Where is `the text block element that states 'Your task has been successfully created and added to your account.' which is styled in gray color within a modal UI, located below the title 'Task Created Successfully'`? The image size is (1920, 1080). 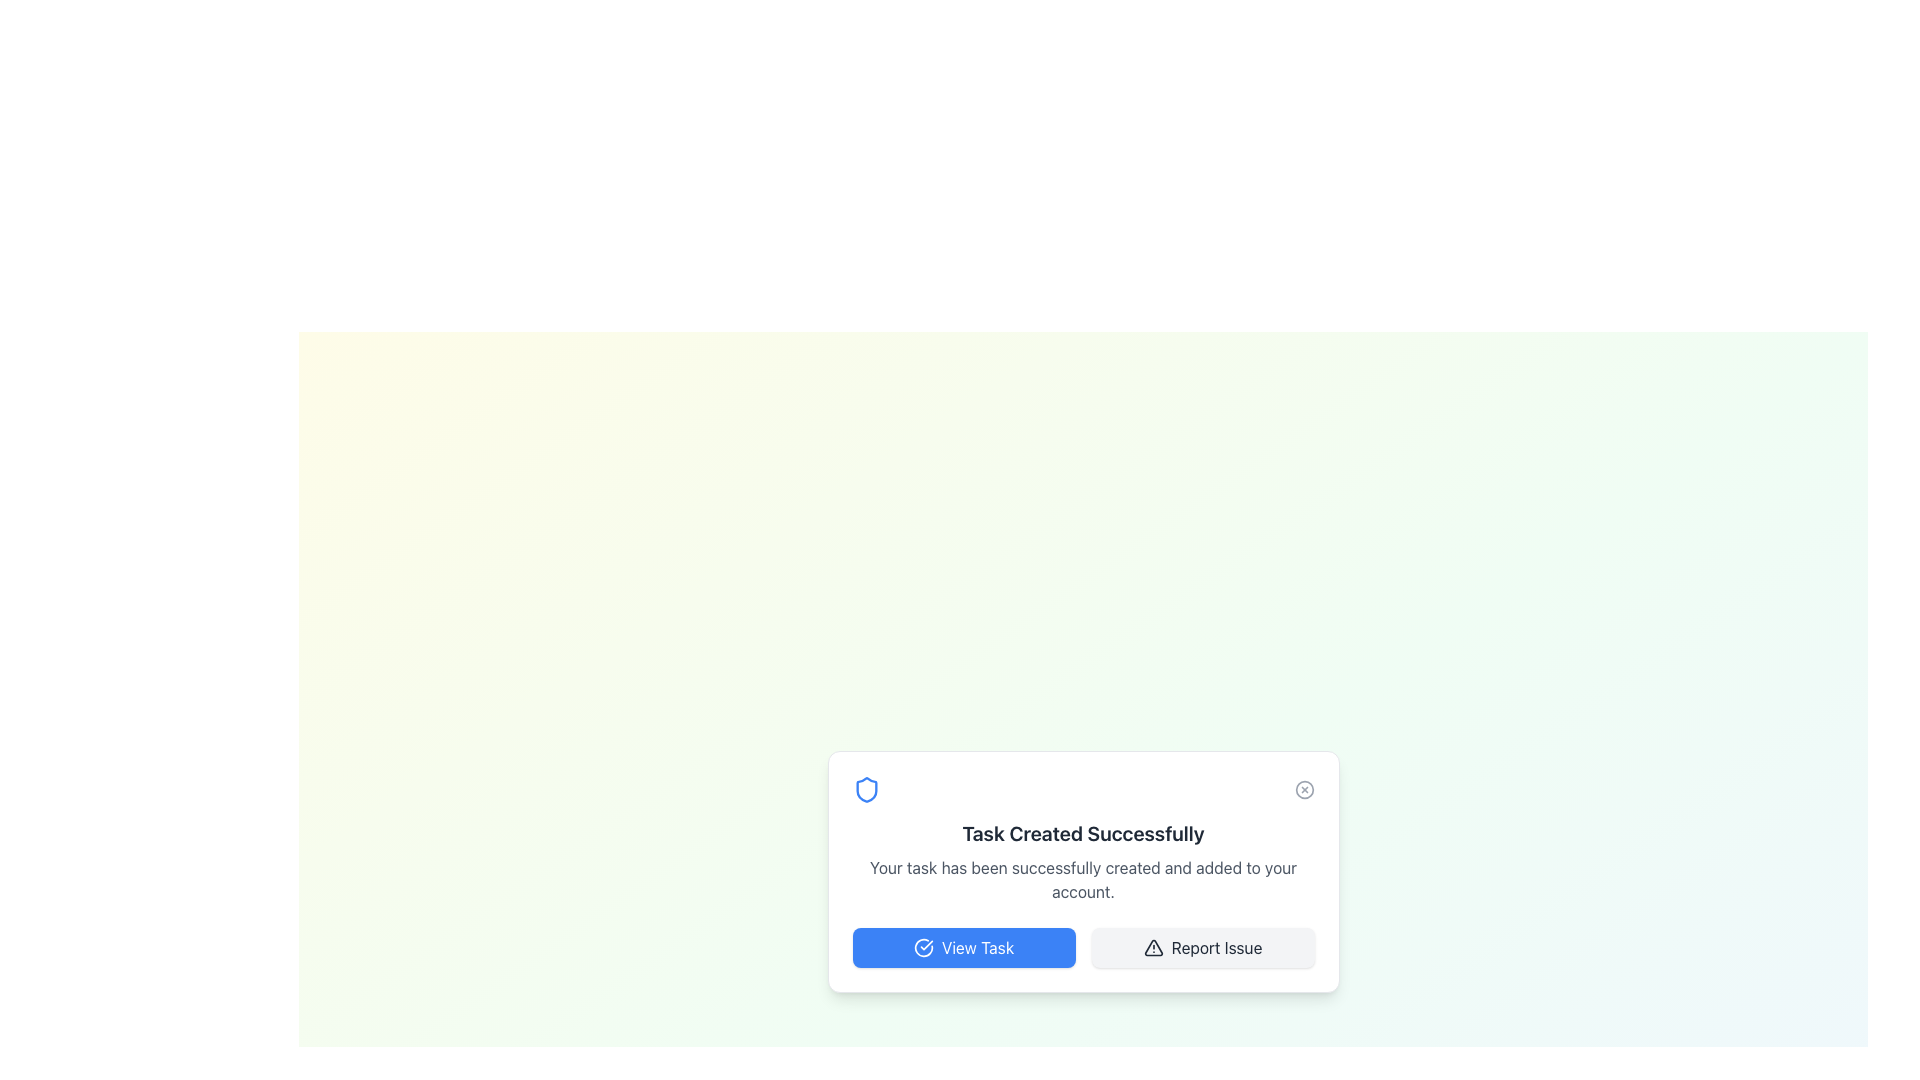 the text block element that states 'Your task has been successfully created and added to your account.' which is styled in gray color within a modal UI, located below the title 'Task Created Successfully' is located at coordinates (1082, 878).